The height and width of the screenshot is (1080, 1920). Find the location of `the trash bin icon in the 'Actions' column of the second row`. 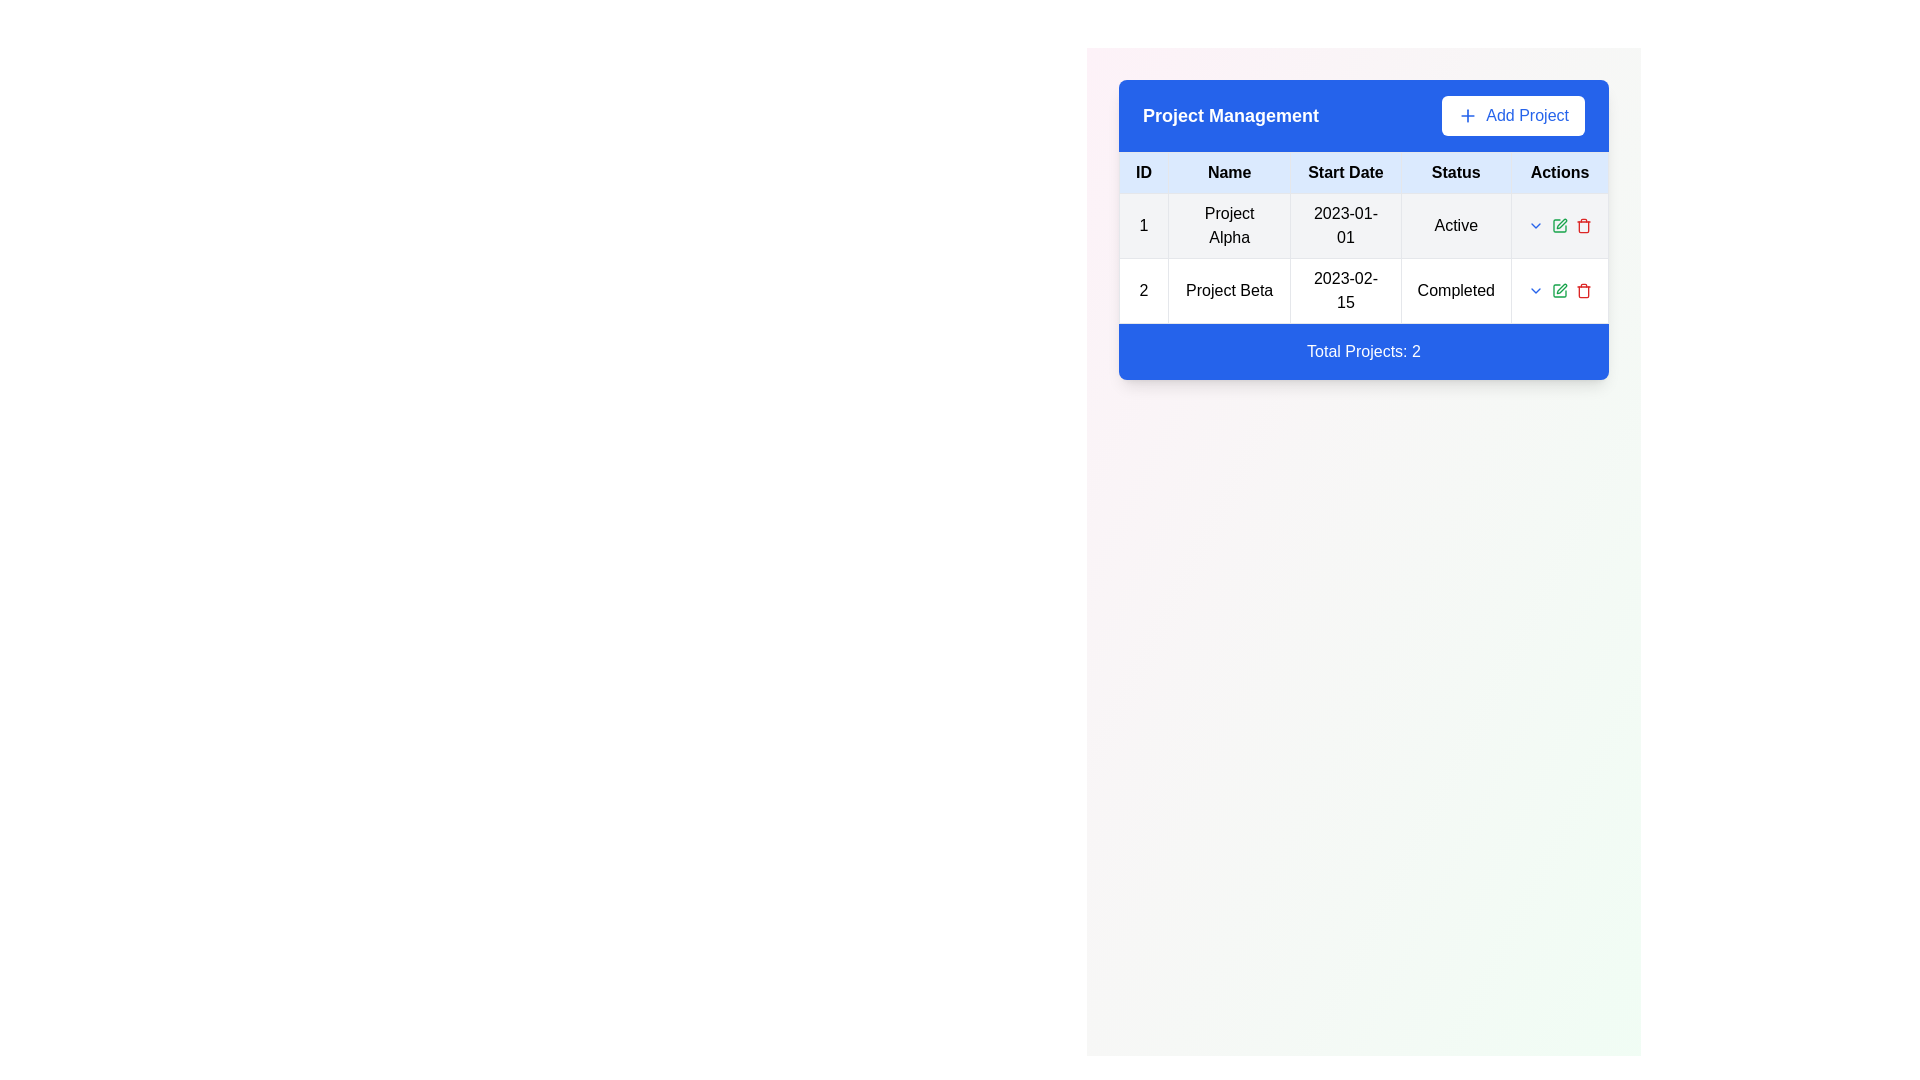

the trash bin icon in the 'Actions' column of the second row is located at coordinates (1583, 292).